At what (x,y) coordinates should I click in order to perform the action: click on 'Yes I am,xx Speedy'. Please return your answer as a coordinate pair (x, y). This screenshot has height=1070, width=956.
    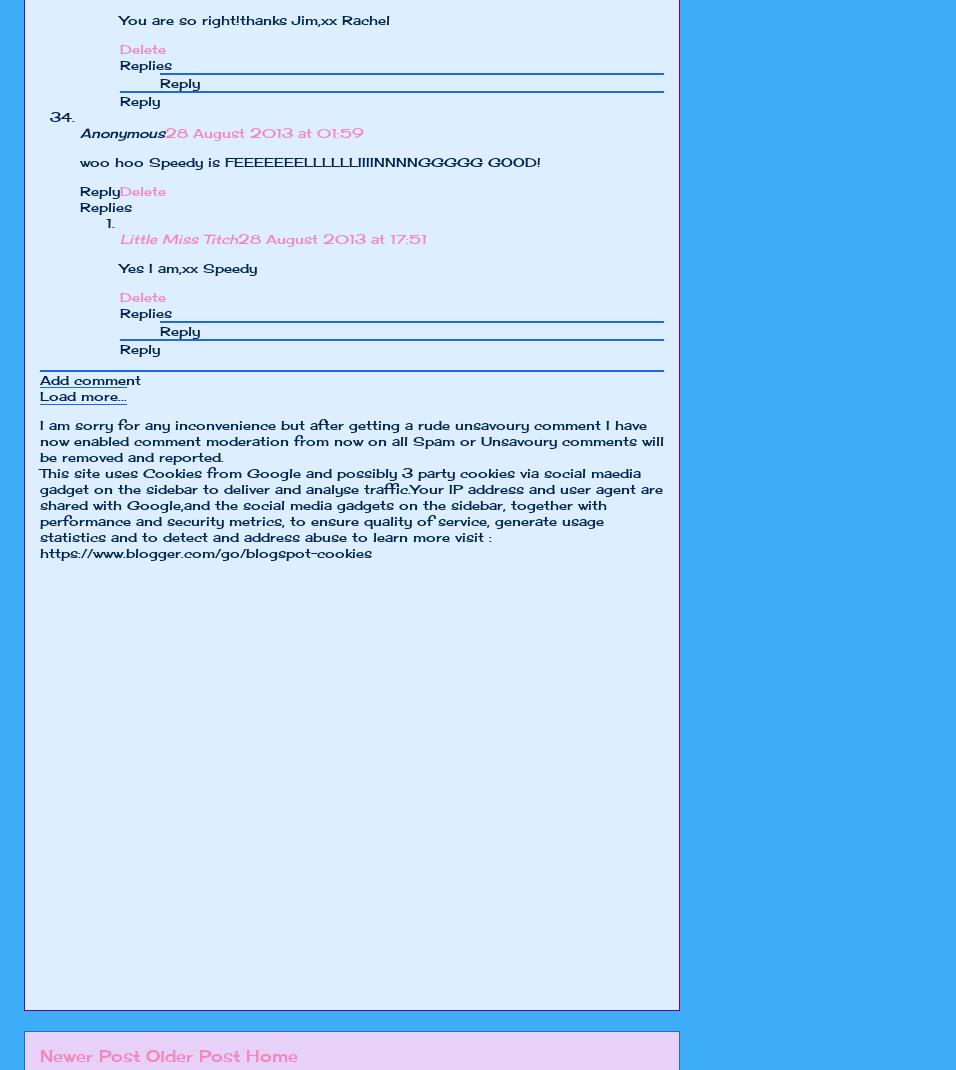
    Looking at the image, I should click on (188, 268).